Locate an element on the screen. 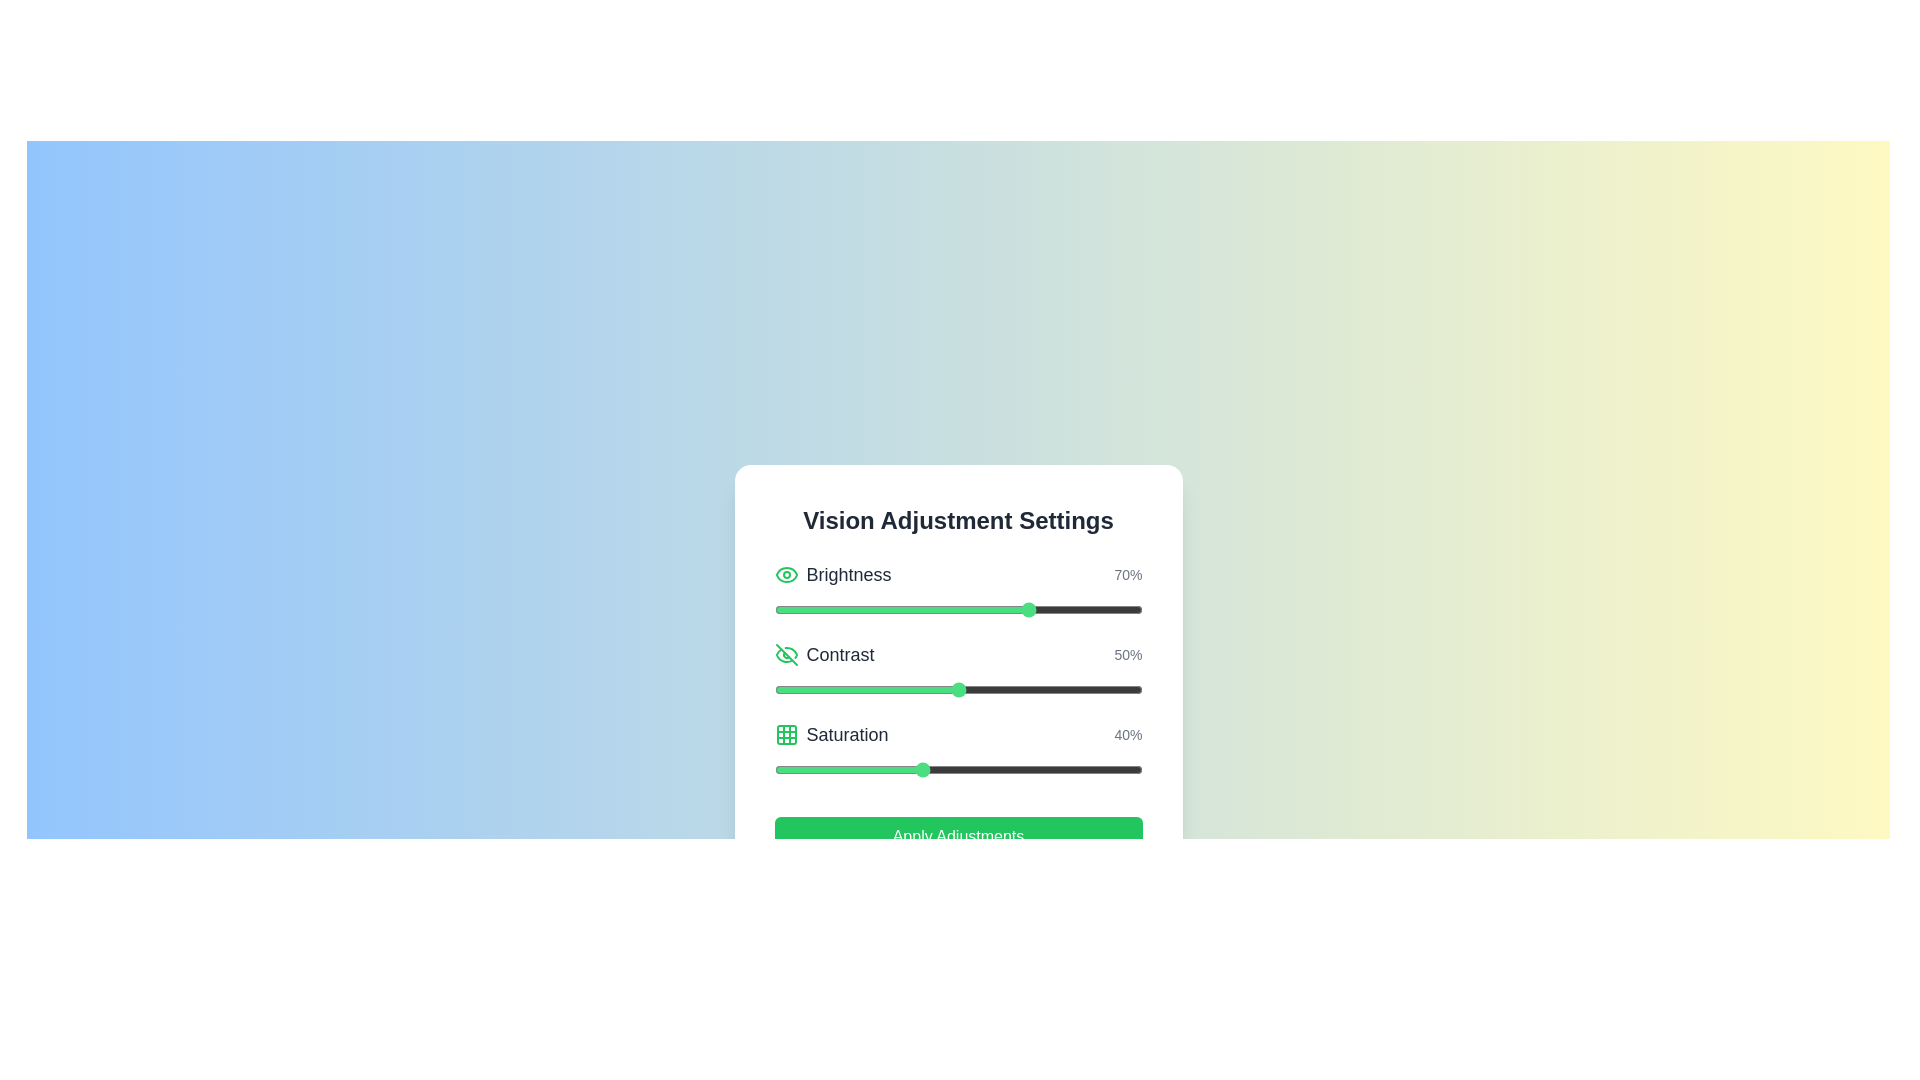 The image size is (1920, 1080). the brightness slider to set the brightness to 0% is located at coordinates (773, 608).